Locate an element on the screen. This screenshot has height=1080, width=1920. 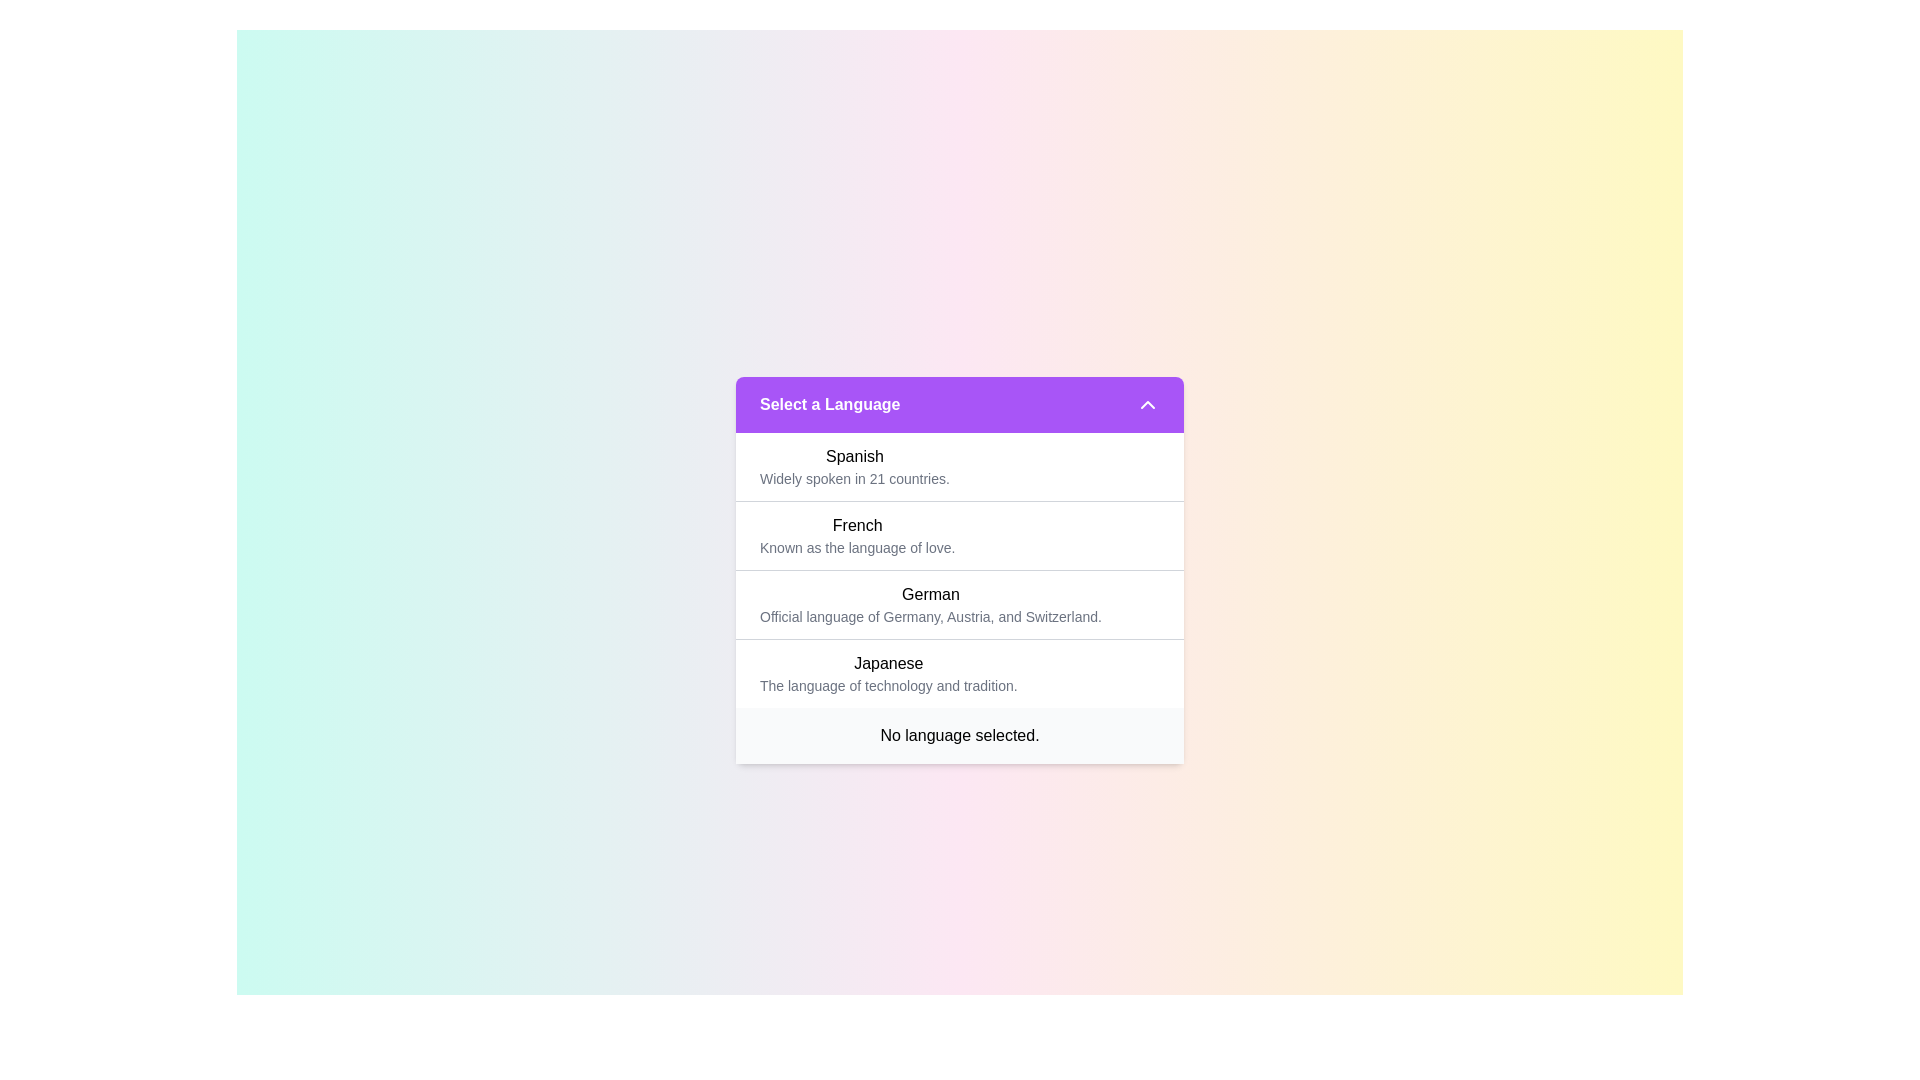
the selectable list item for 'French,' which is the second option in the dropdown list is located at coordinates (960, 570).